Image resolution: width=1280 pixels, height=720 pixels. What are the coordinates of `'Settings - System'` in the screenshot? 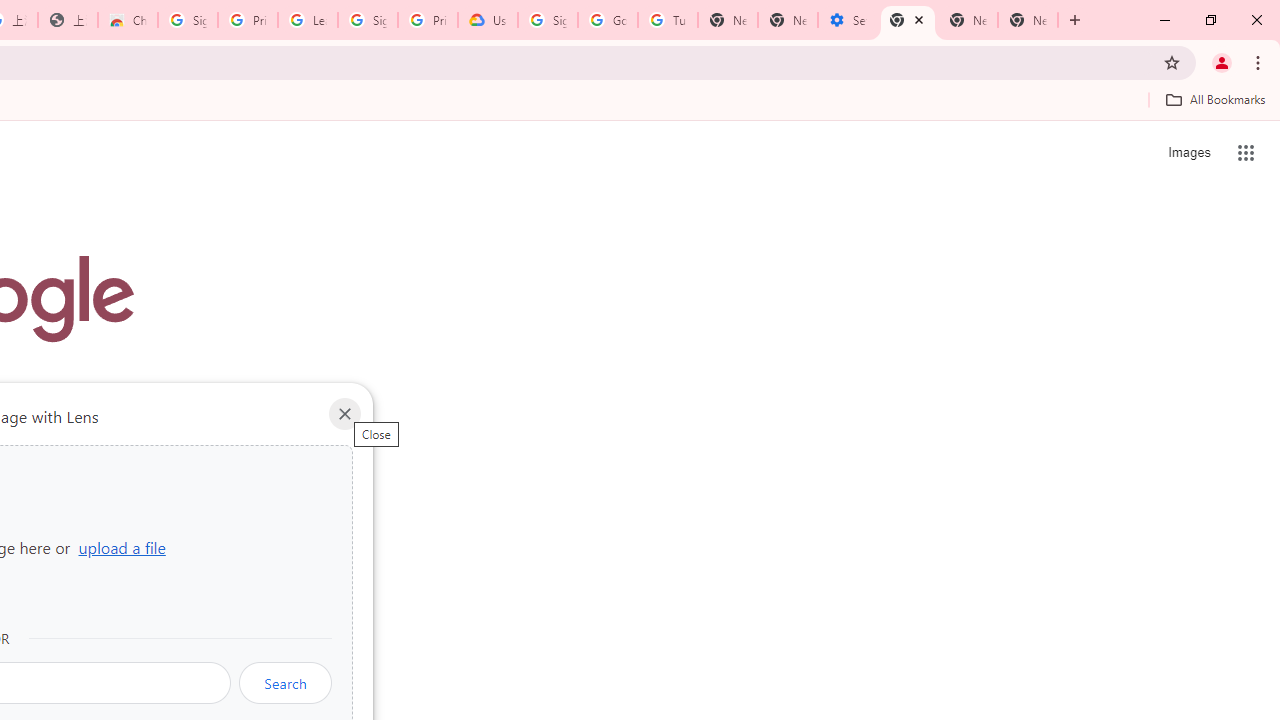 It's located at (848, 20).